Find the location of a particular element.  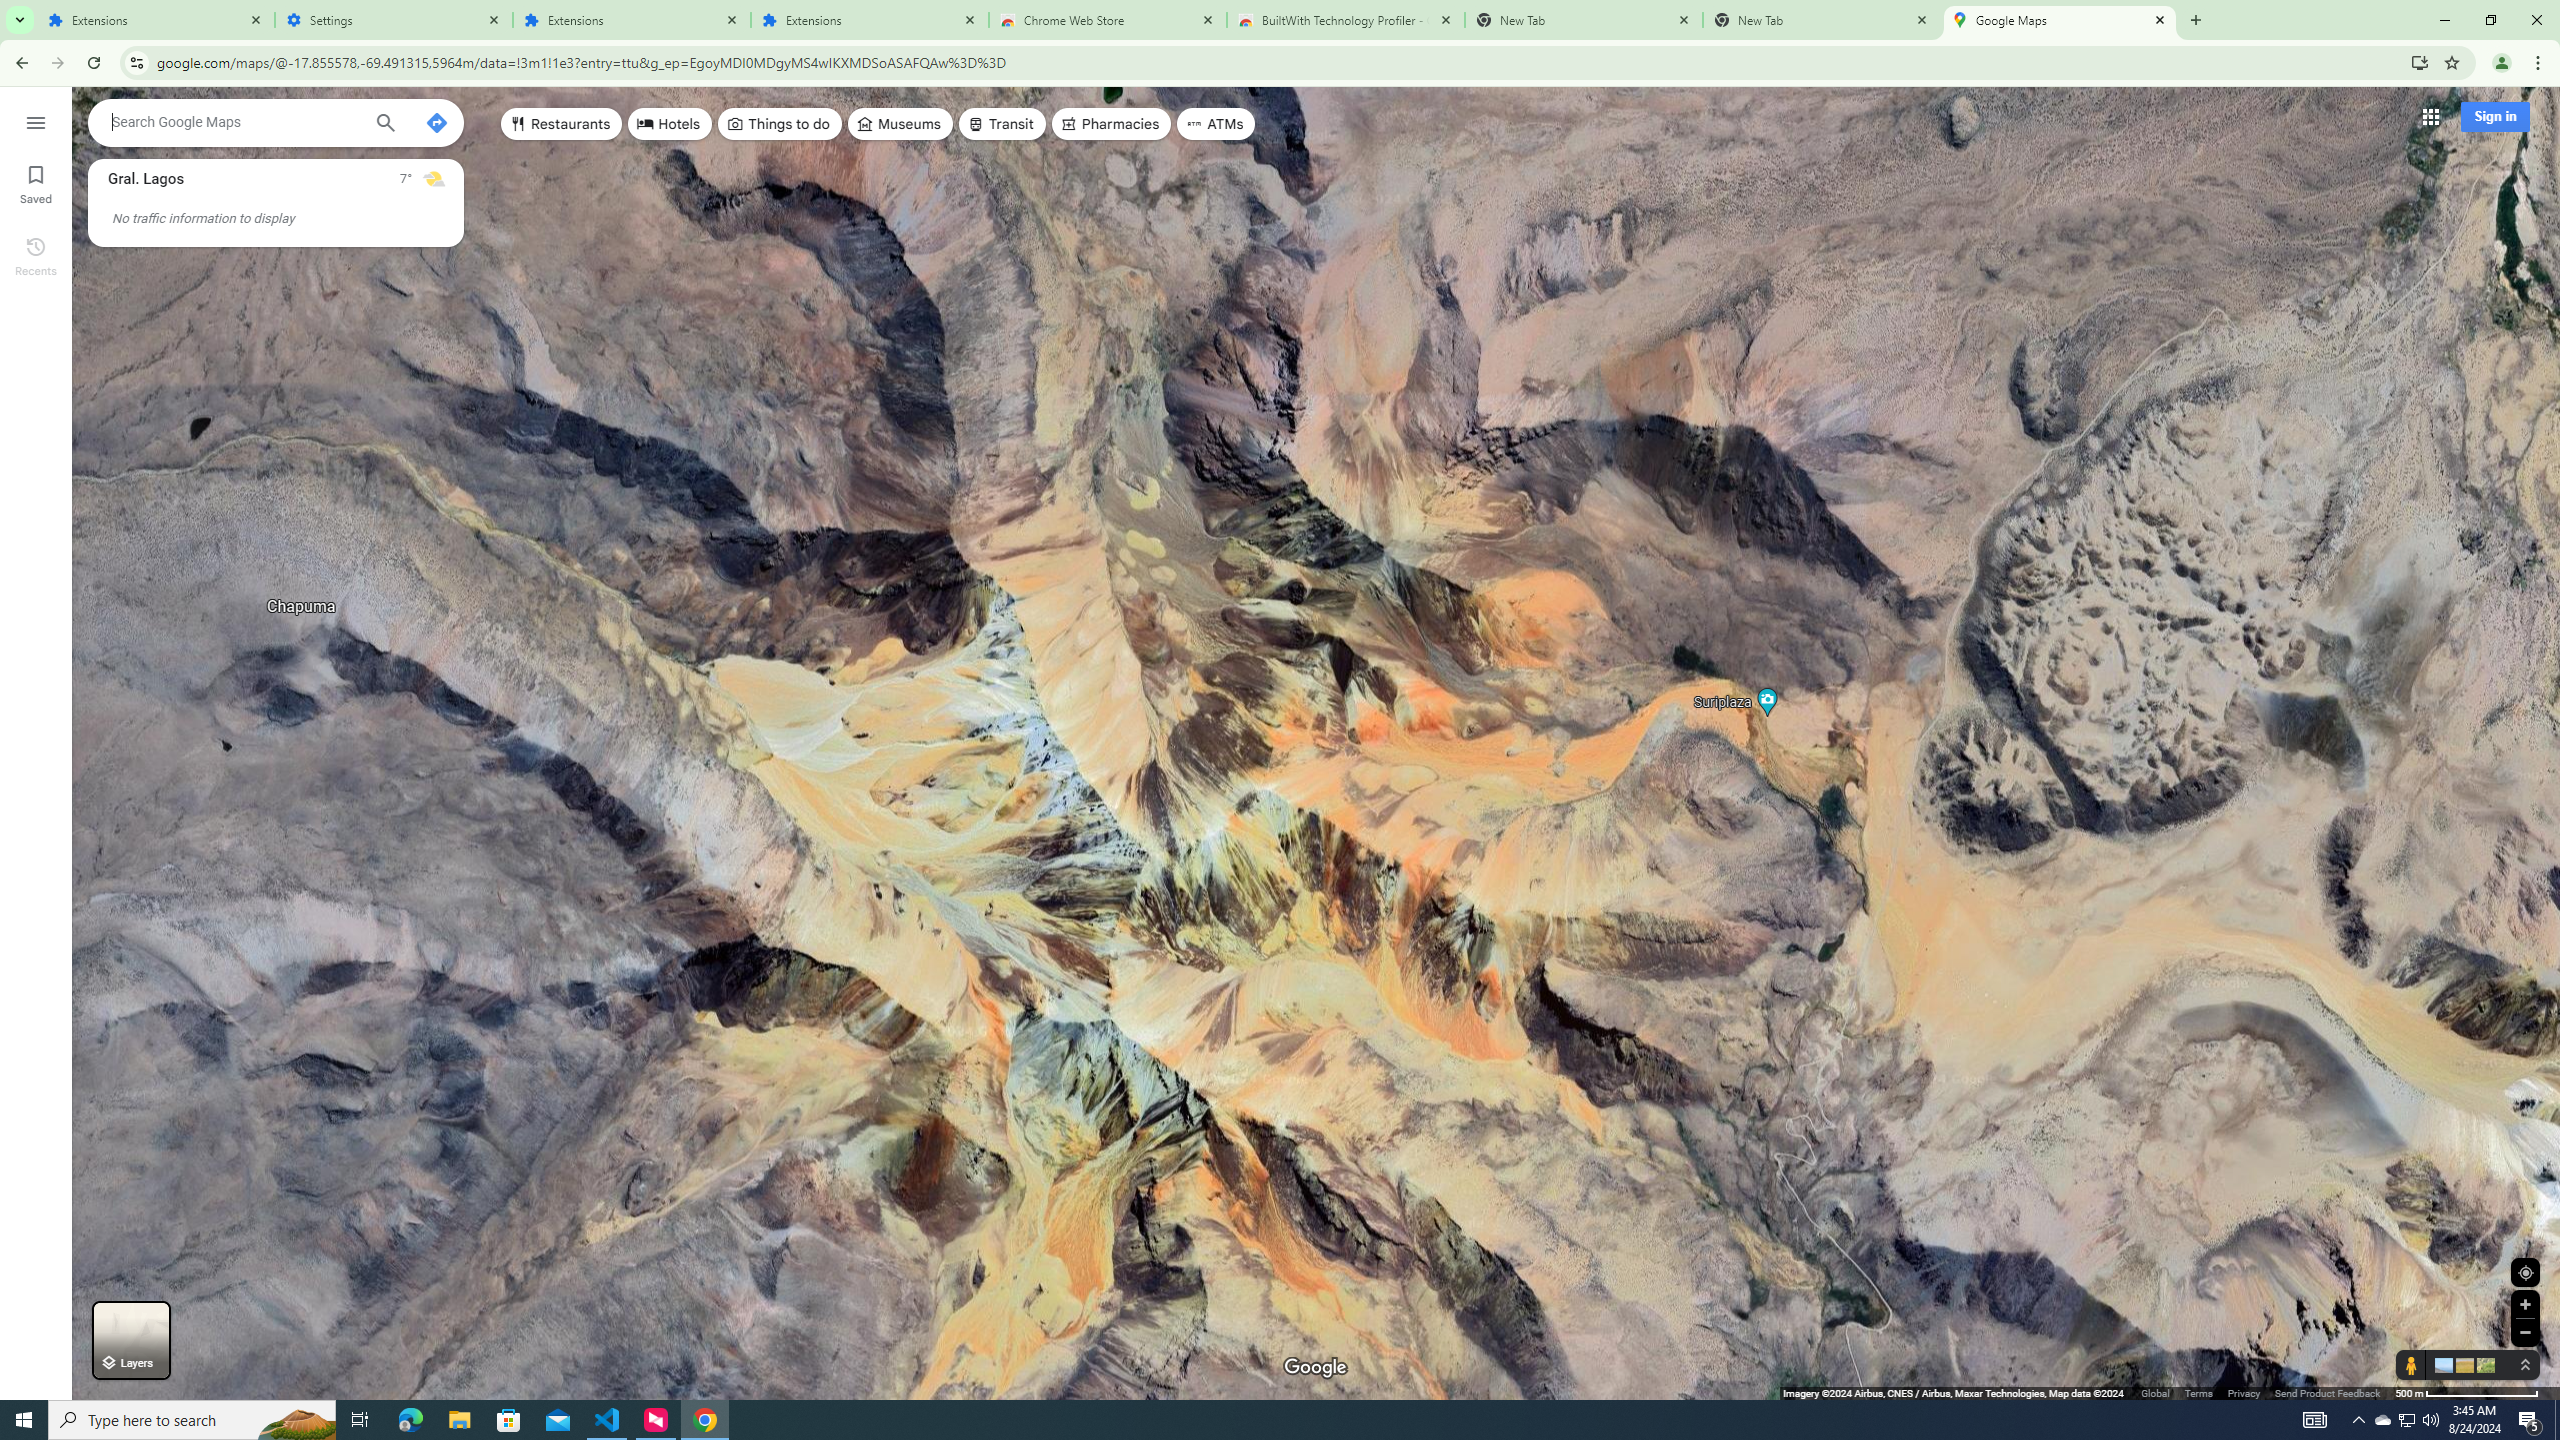

'Restaurants' is located at coordinates (560, 122).